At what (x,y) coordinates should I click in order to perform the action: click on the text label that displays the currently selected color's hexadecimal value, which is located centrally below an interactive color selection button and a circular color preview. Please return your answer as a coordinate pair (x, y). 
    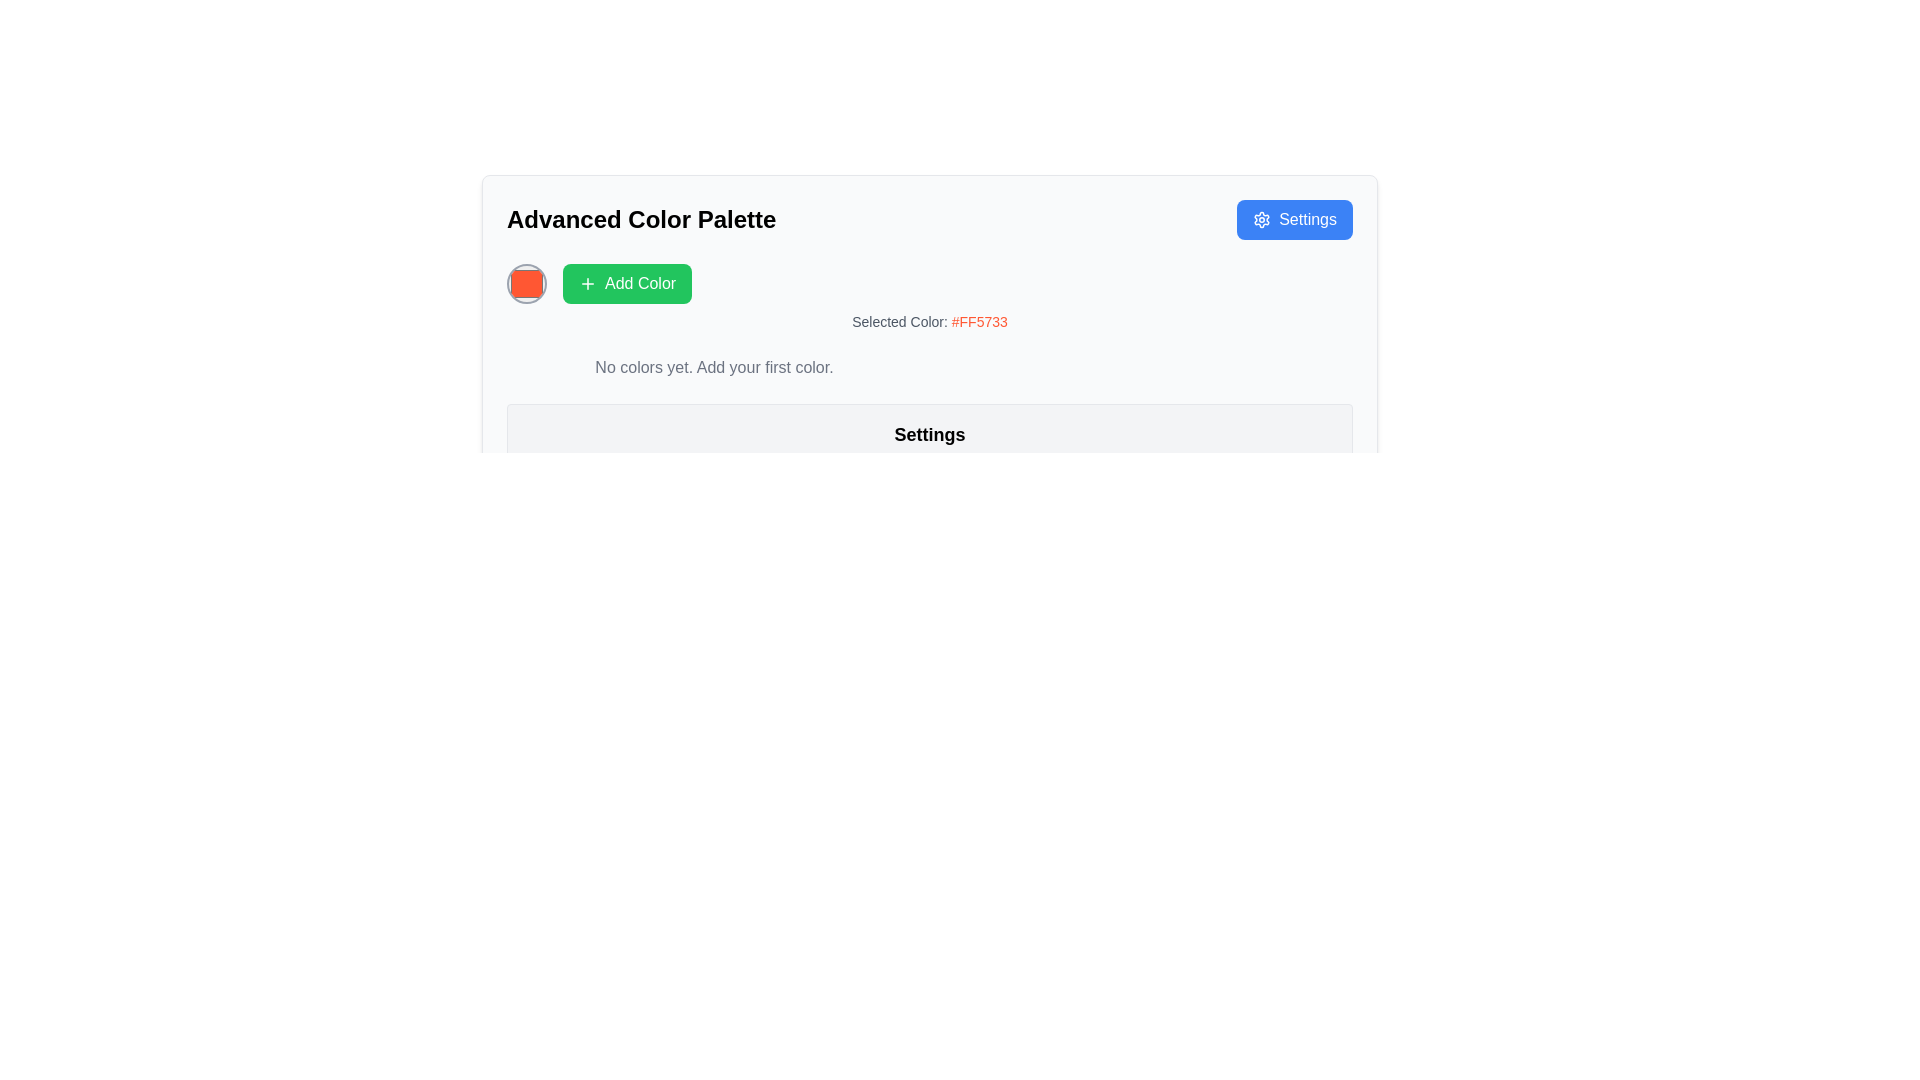
    Looking at the image, I should click on (929, 320).